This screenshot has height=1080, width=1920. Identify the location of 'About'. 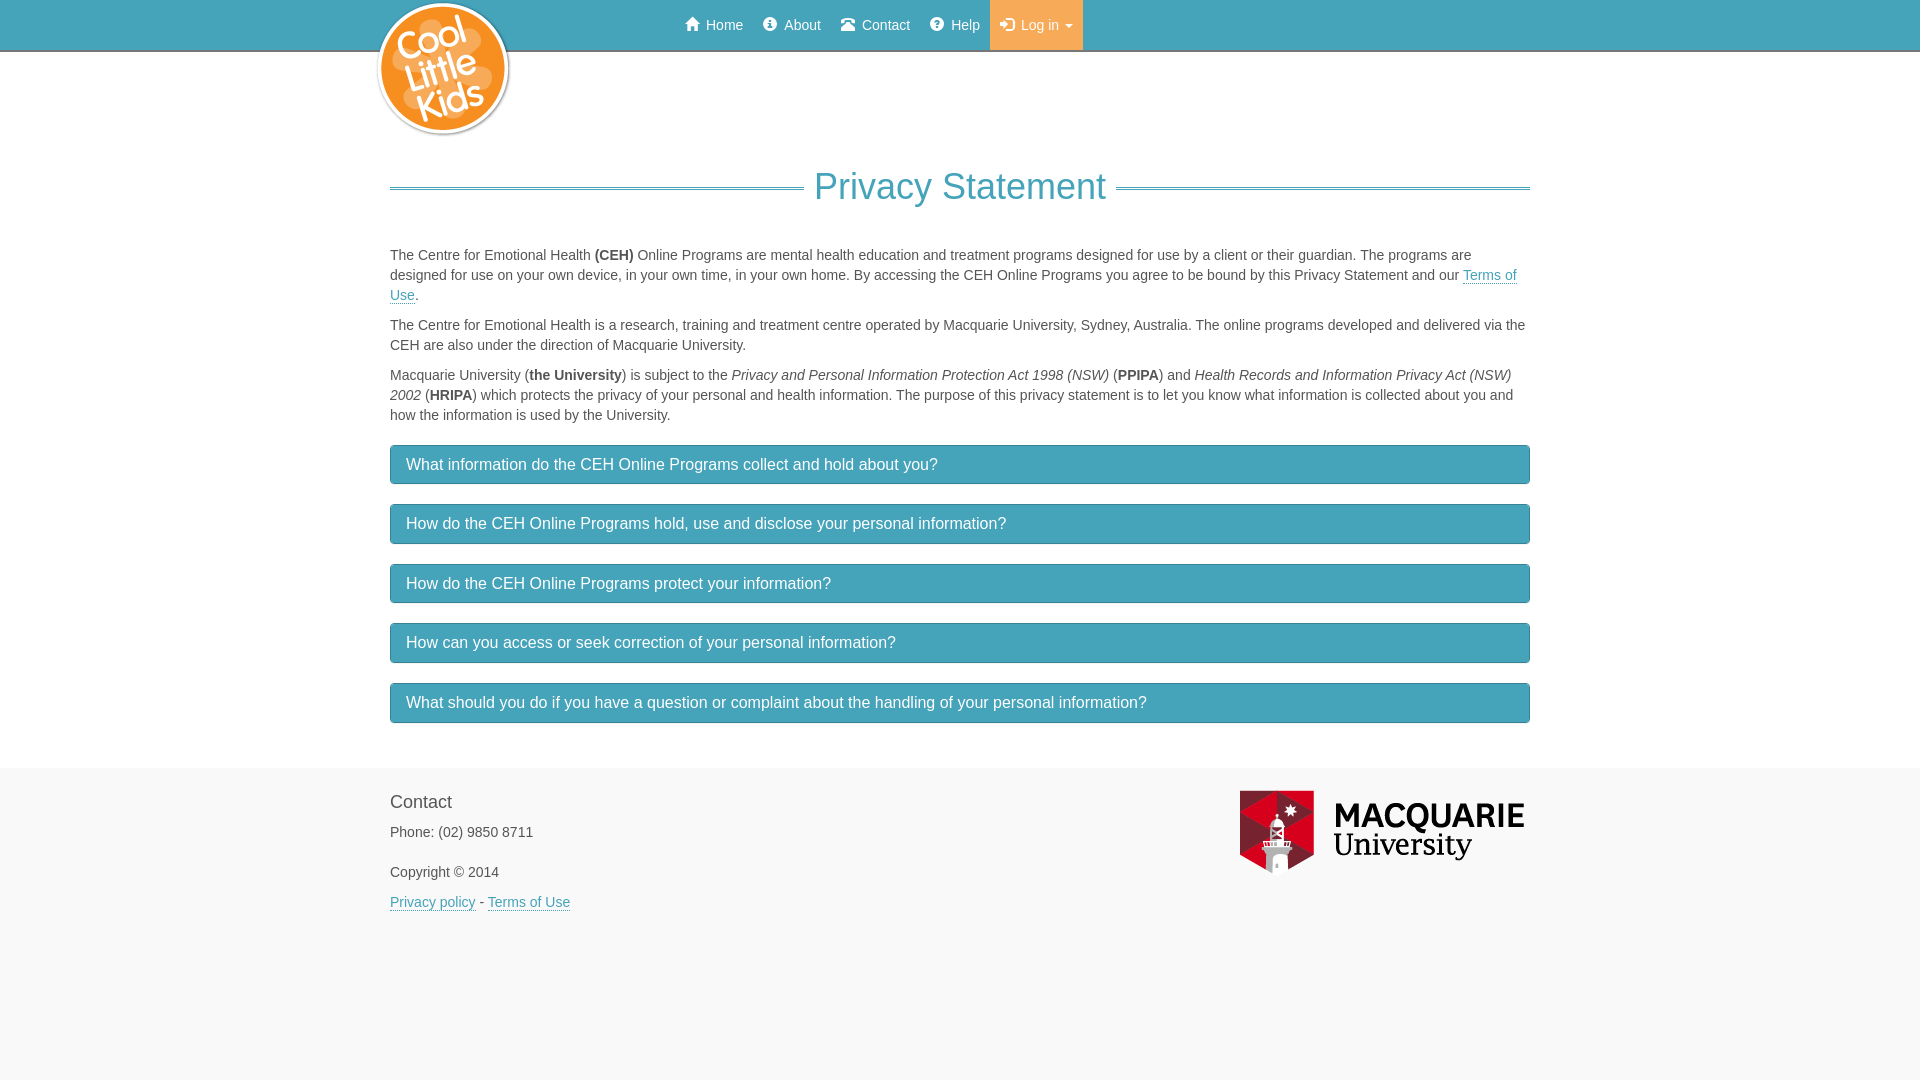
(791, 24).